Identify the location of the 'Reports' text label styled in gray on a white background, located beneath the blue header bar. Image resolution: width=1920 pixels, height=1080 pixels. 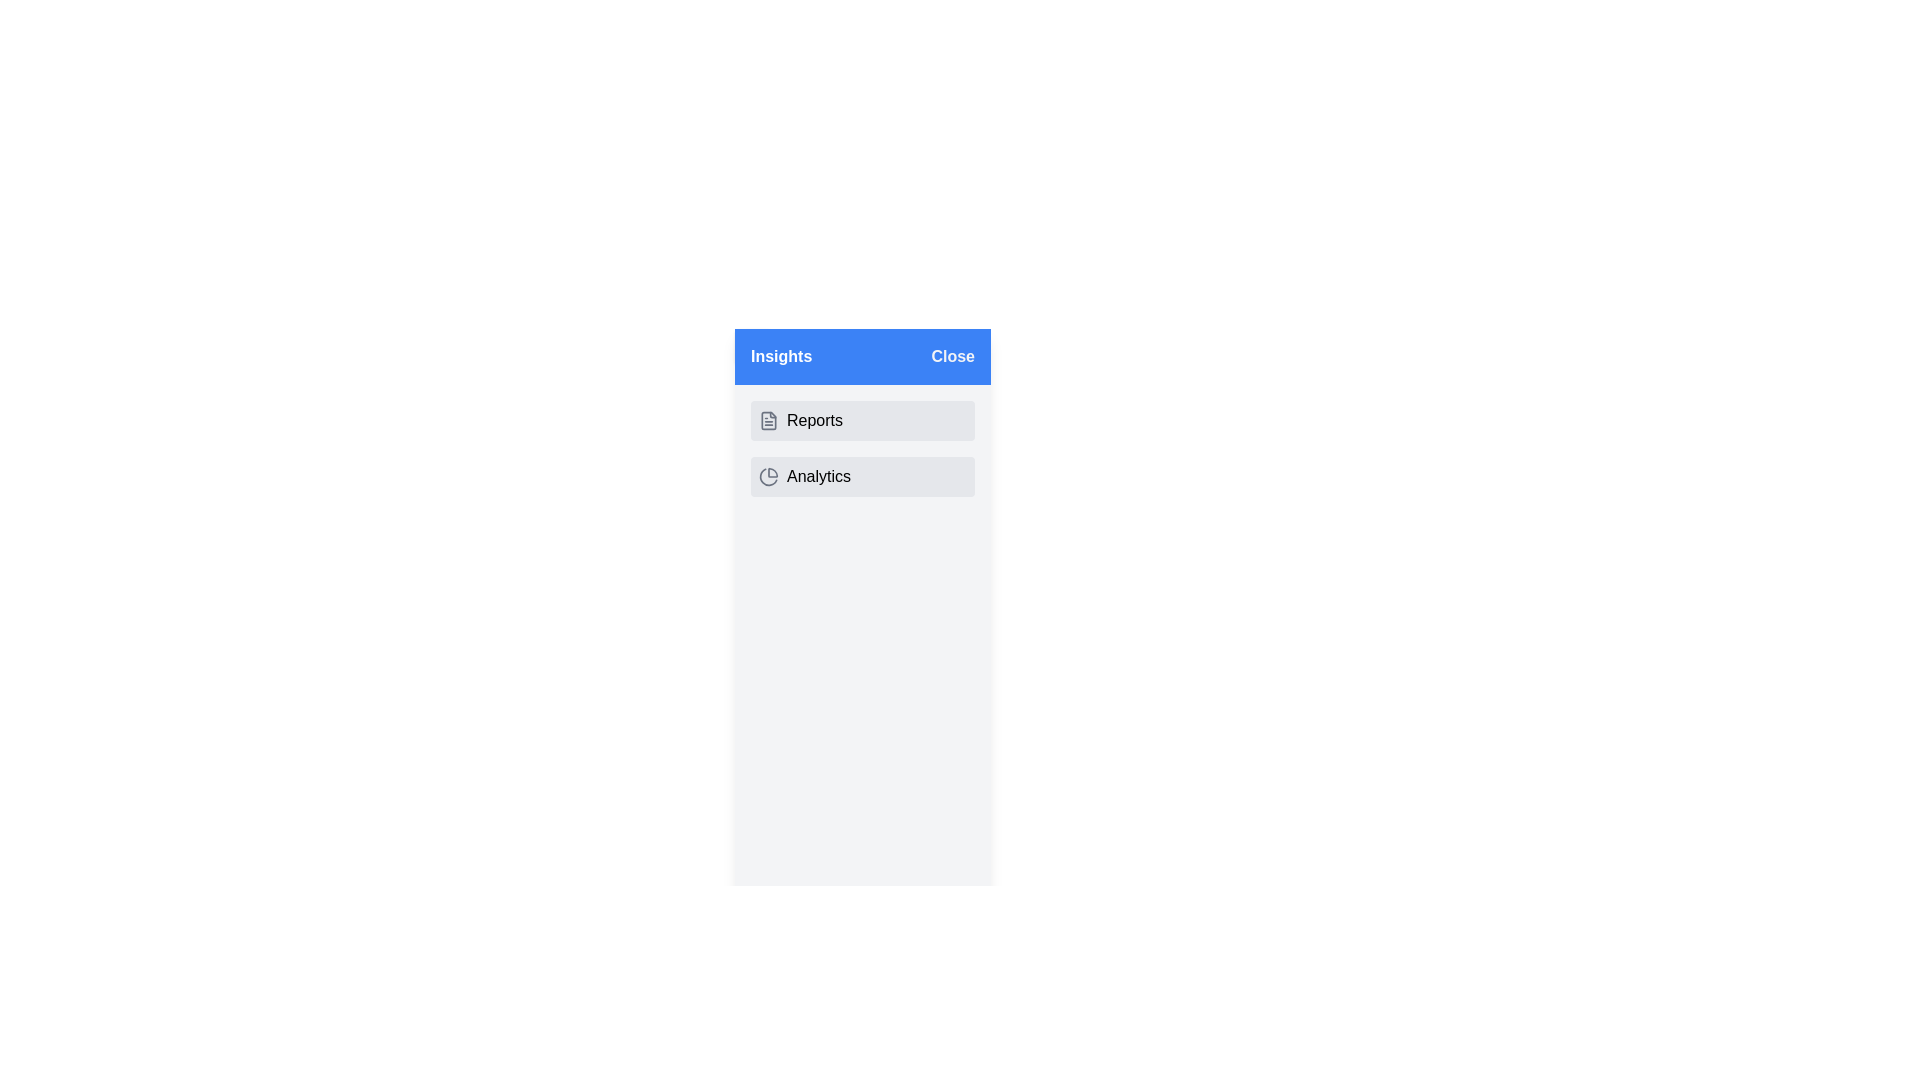
(815, 419).